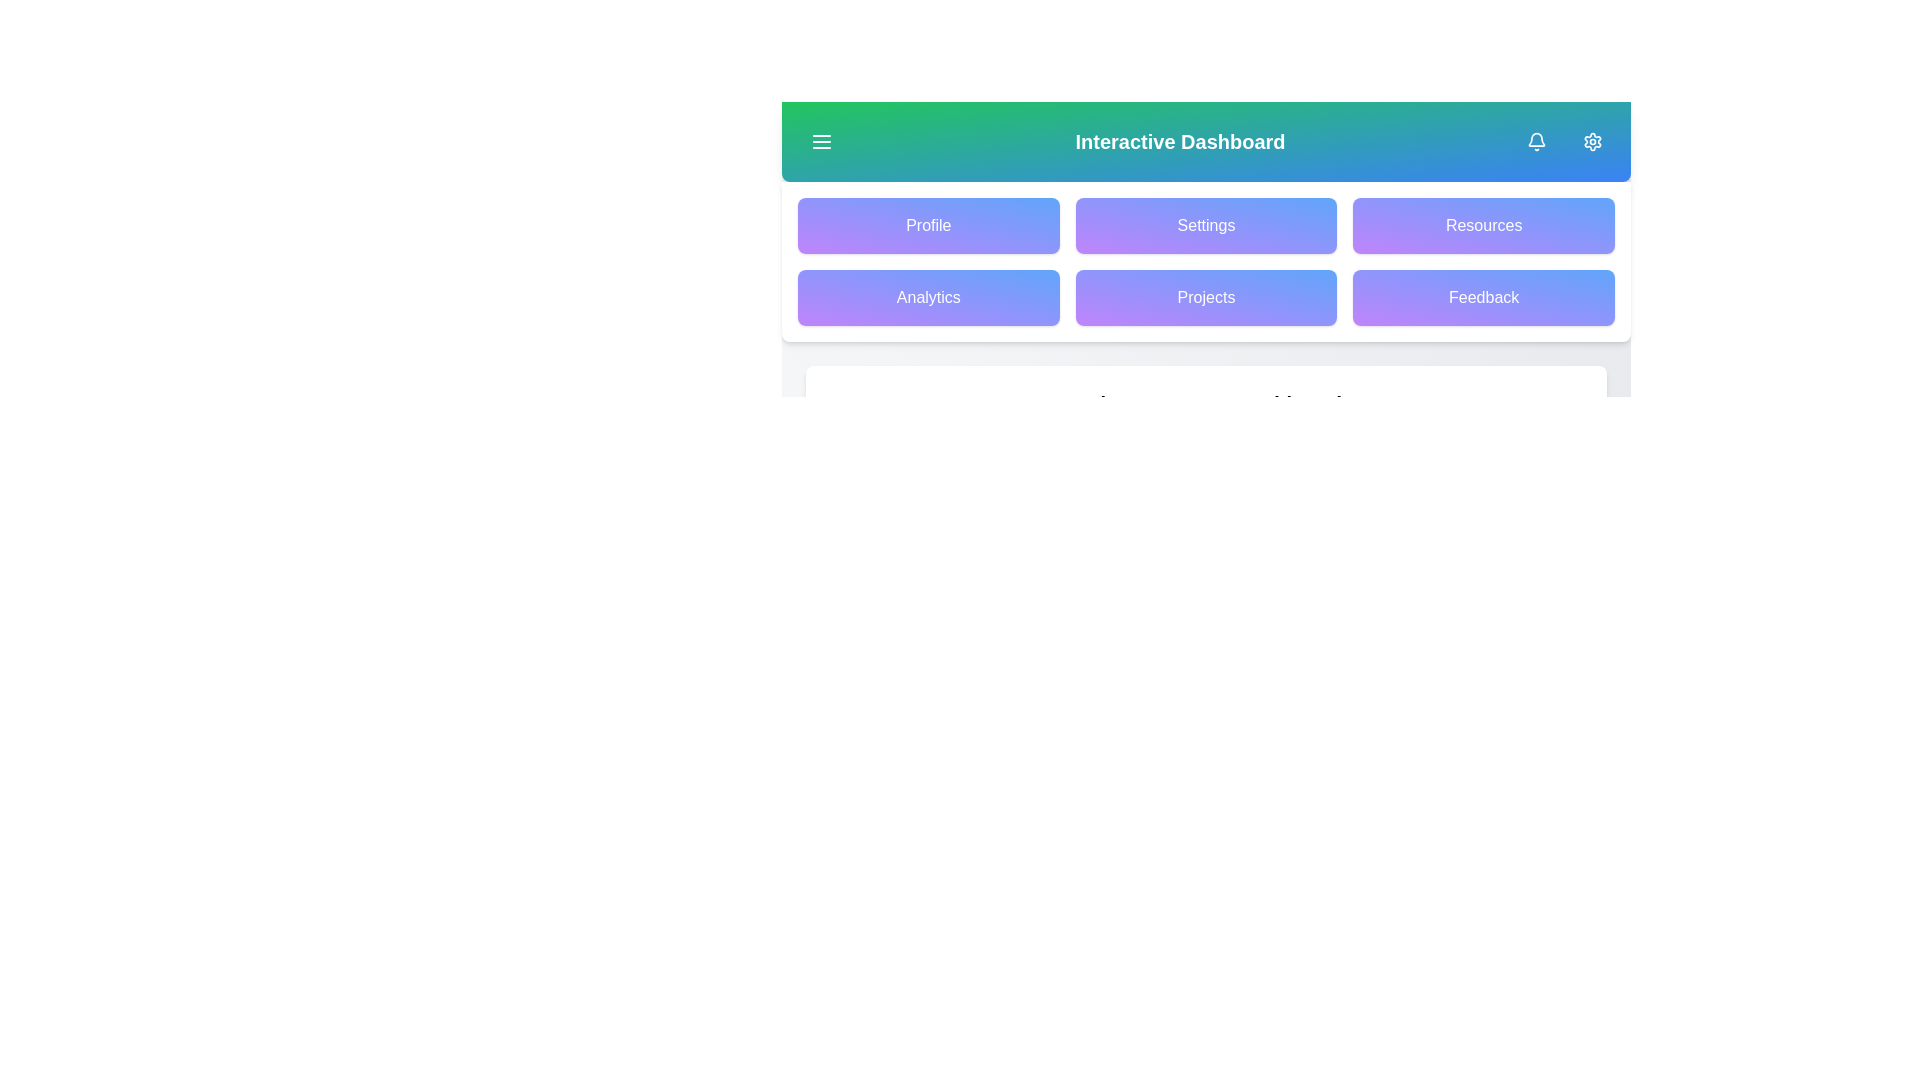 The height and width of the screenshot is (1080, 1920). What do you see at coordinates (927, 297) in the screenshot?
I see `the Analytics button in the grid` at bounding box center [927, 297].